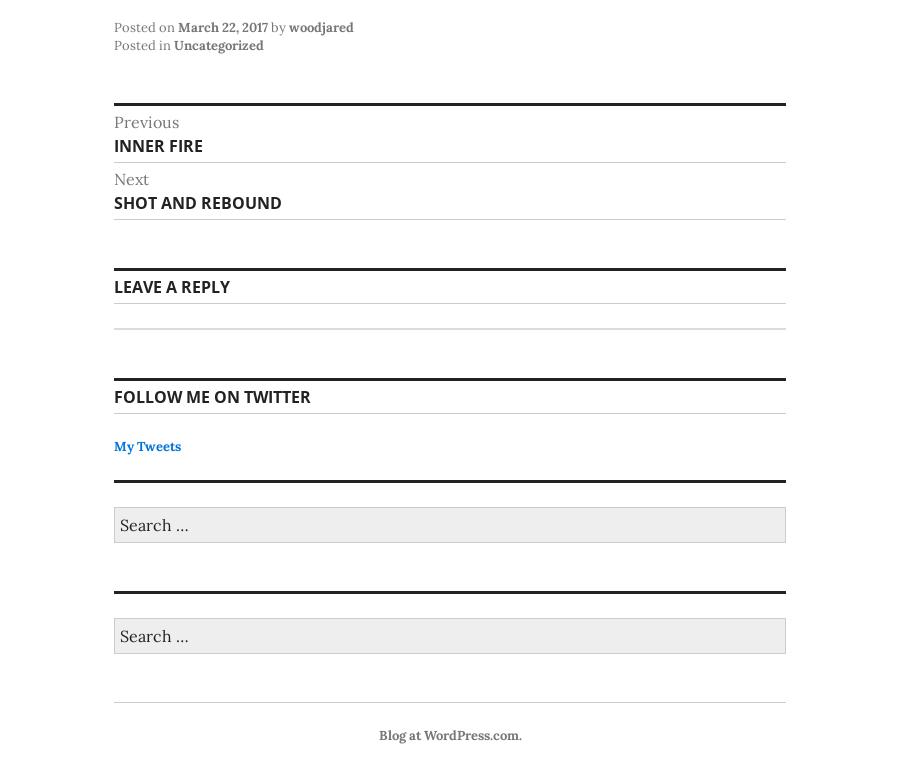  What do you see at coordinates (223, 26) in the screenshot?
I see `'March 22, 2017'` at bounding box center [223, 26].